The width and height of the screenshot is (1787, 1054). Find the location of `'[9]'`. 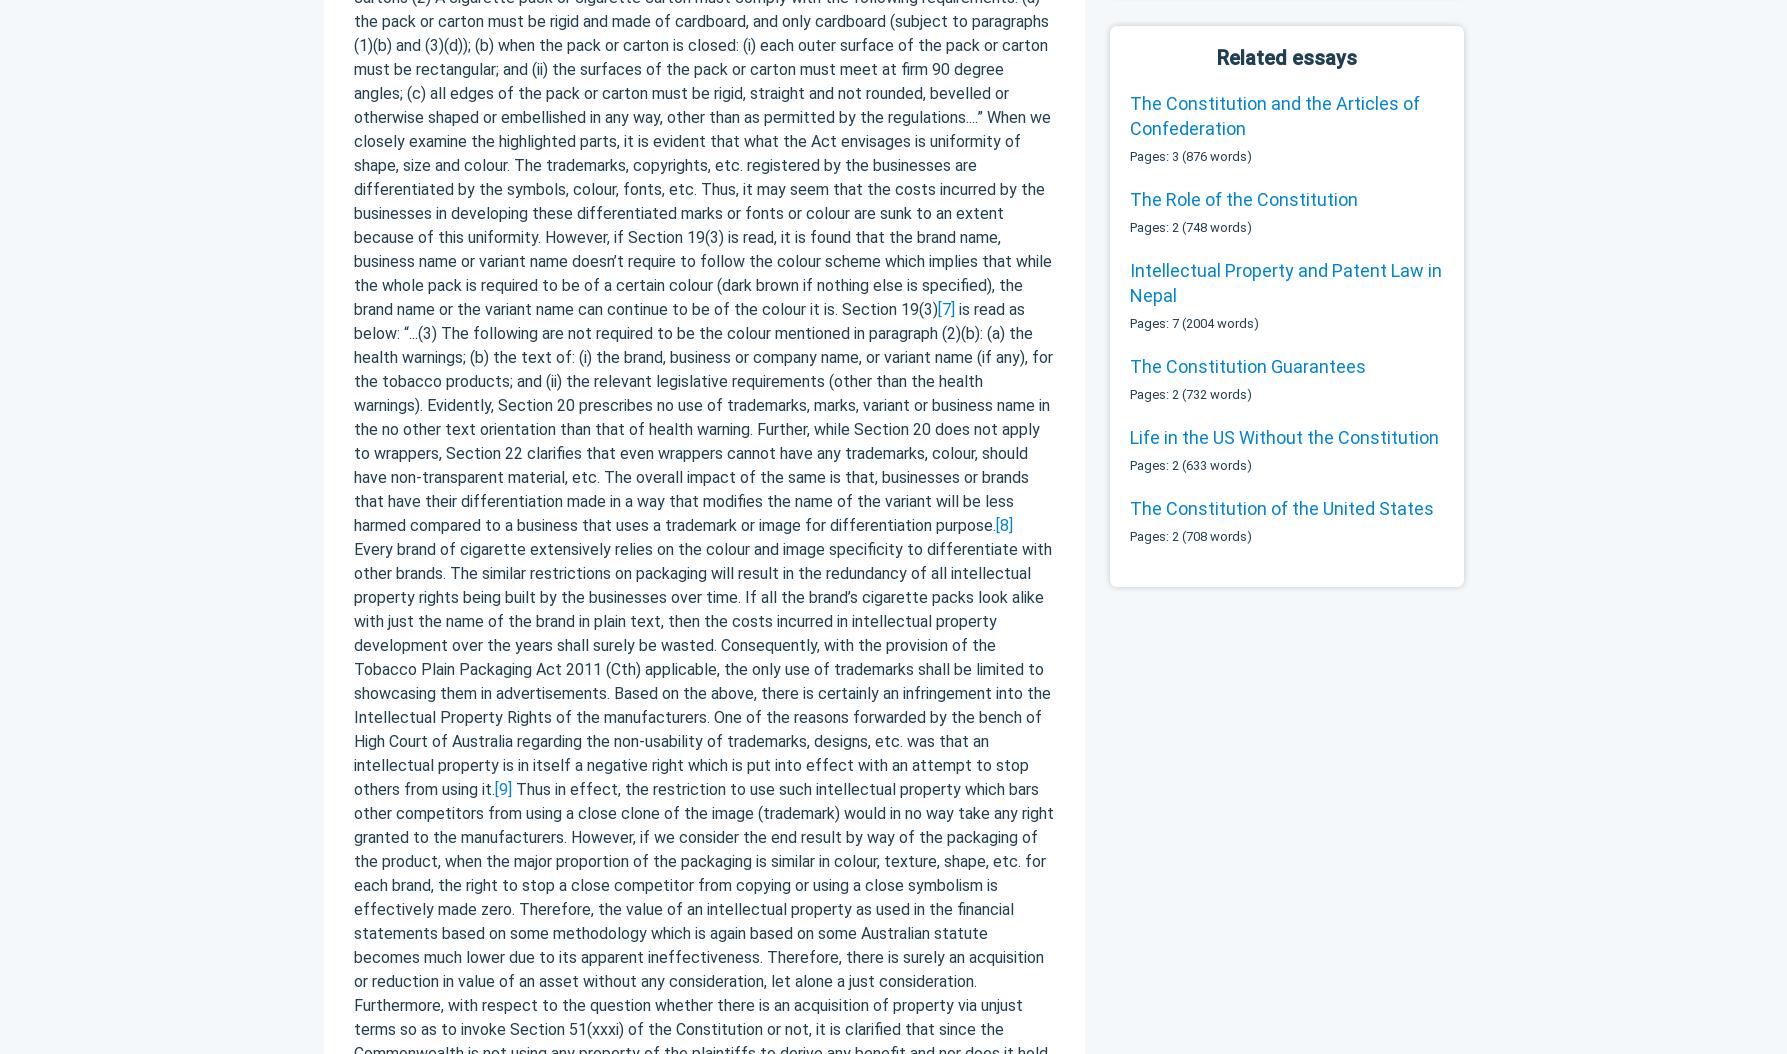

'[9]' is located at coordinates (502, 788).